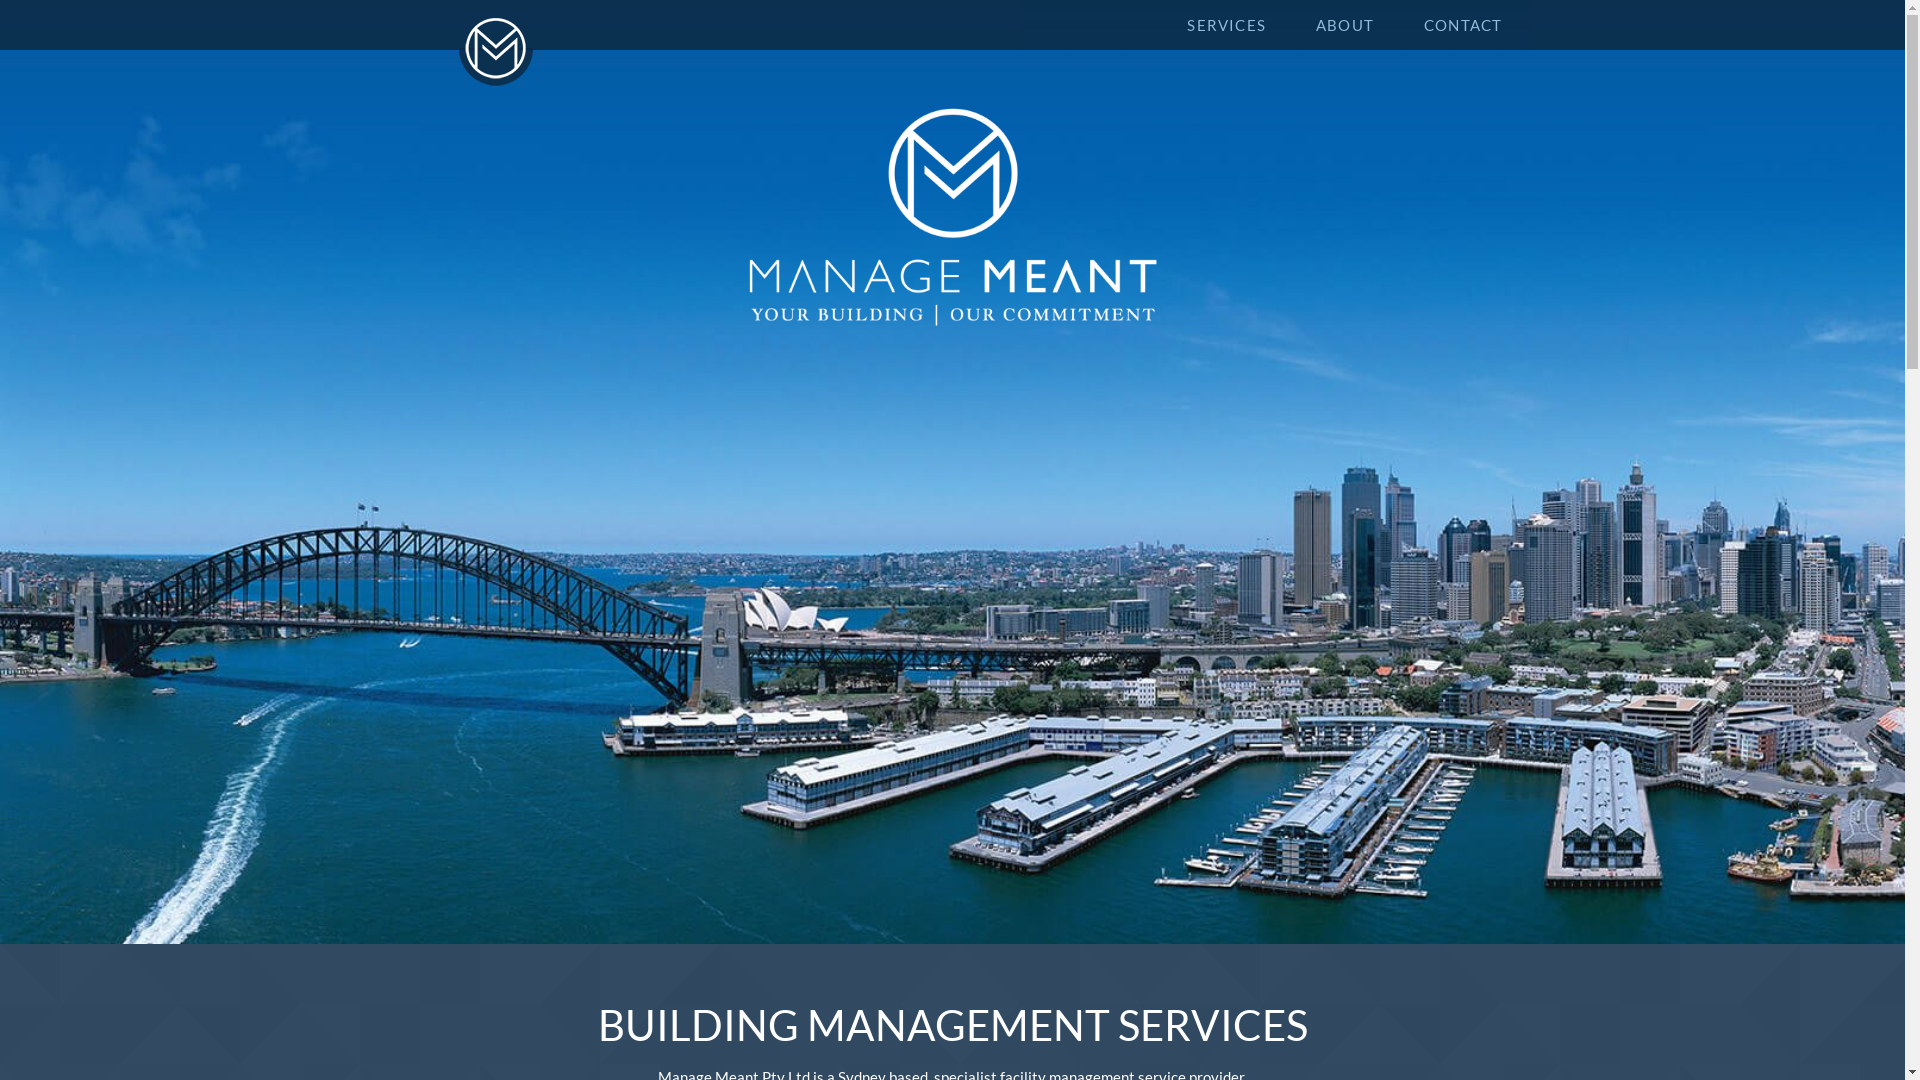  What do you see at coordinates (1463, 24) in the screenshot?
I see `'CONTACT'` at bounding box center [1463, 24].